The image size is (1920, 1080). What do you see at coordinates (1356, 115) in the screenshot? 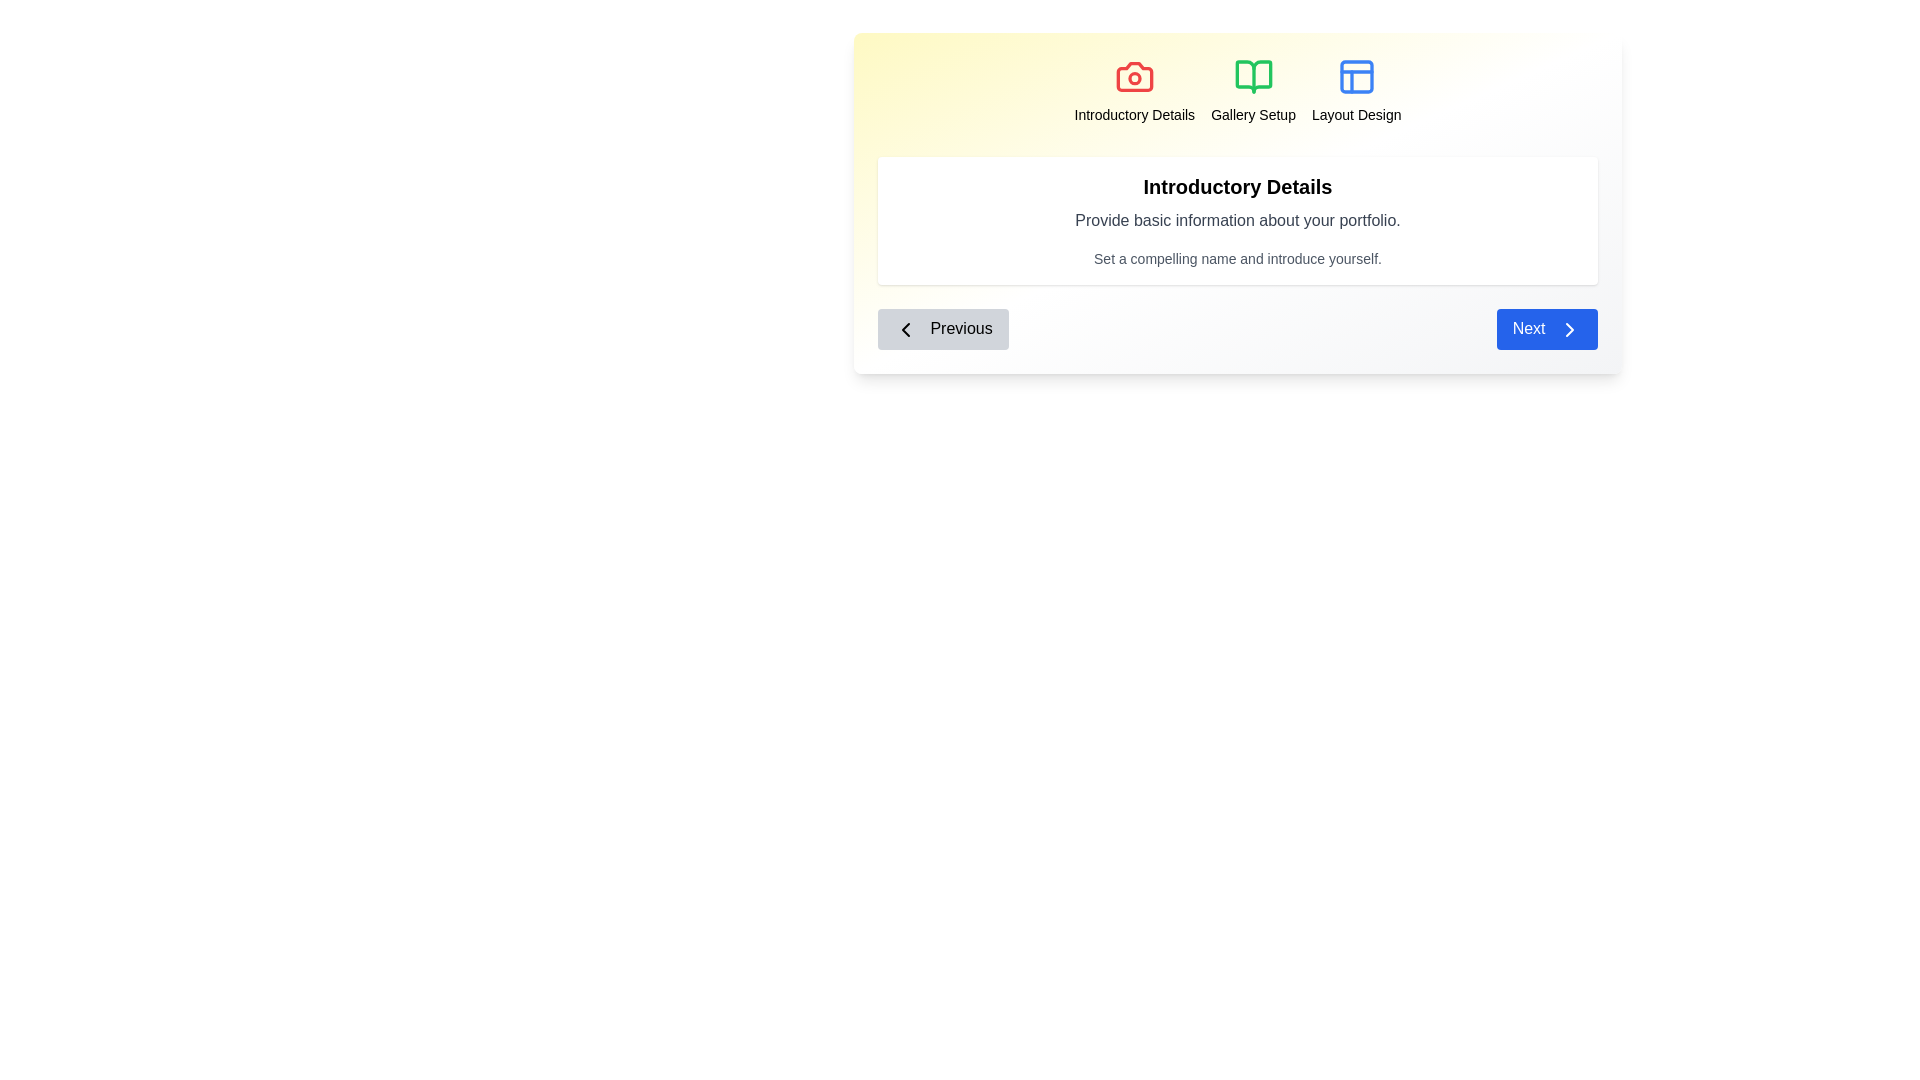
I see `the text label that serves as a descriptor or title for the related icon, positioned at the bottom of a vertically stacked group of elements, below a blue square icon` at bounding box center [1356, 115].